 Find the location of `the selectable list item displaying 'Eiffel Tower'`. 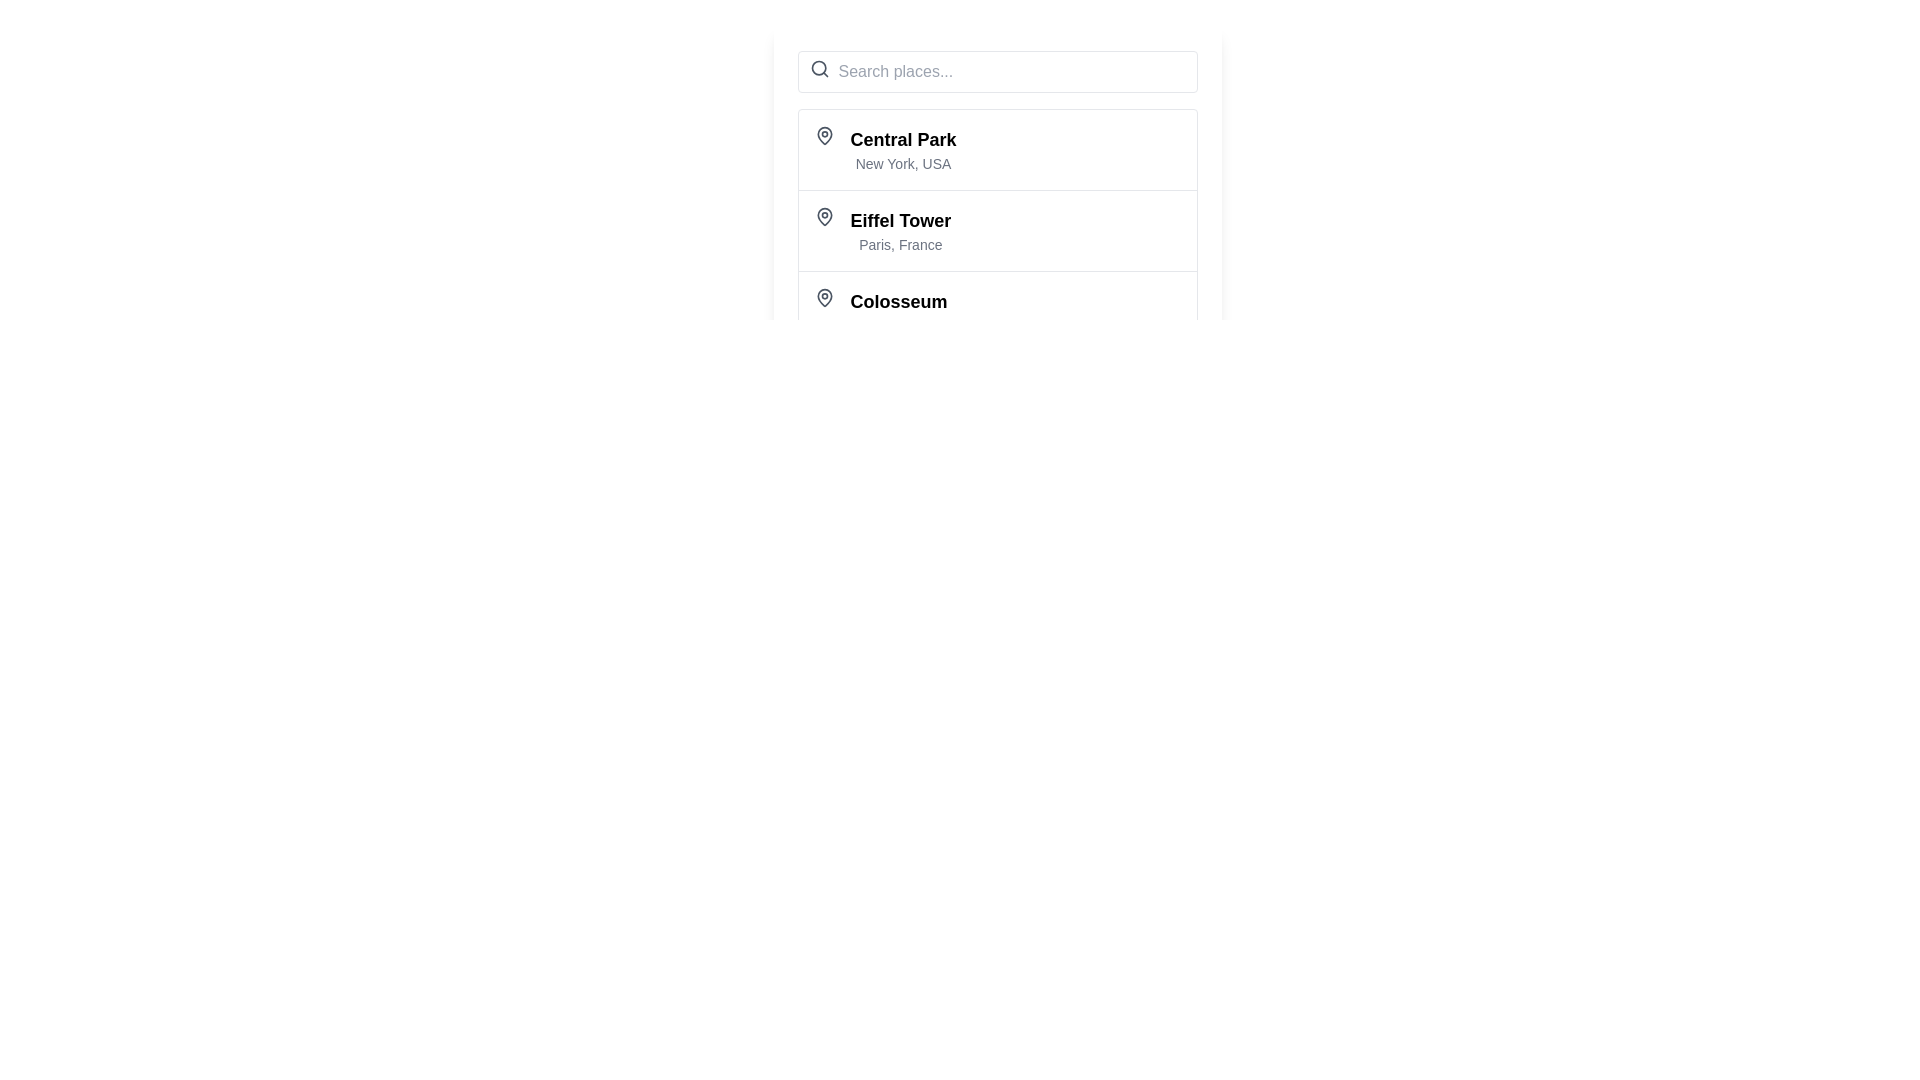

the selectable list item displaying 'Eiffel Tower' is located at coordinates (997, 229).